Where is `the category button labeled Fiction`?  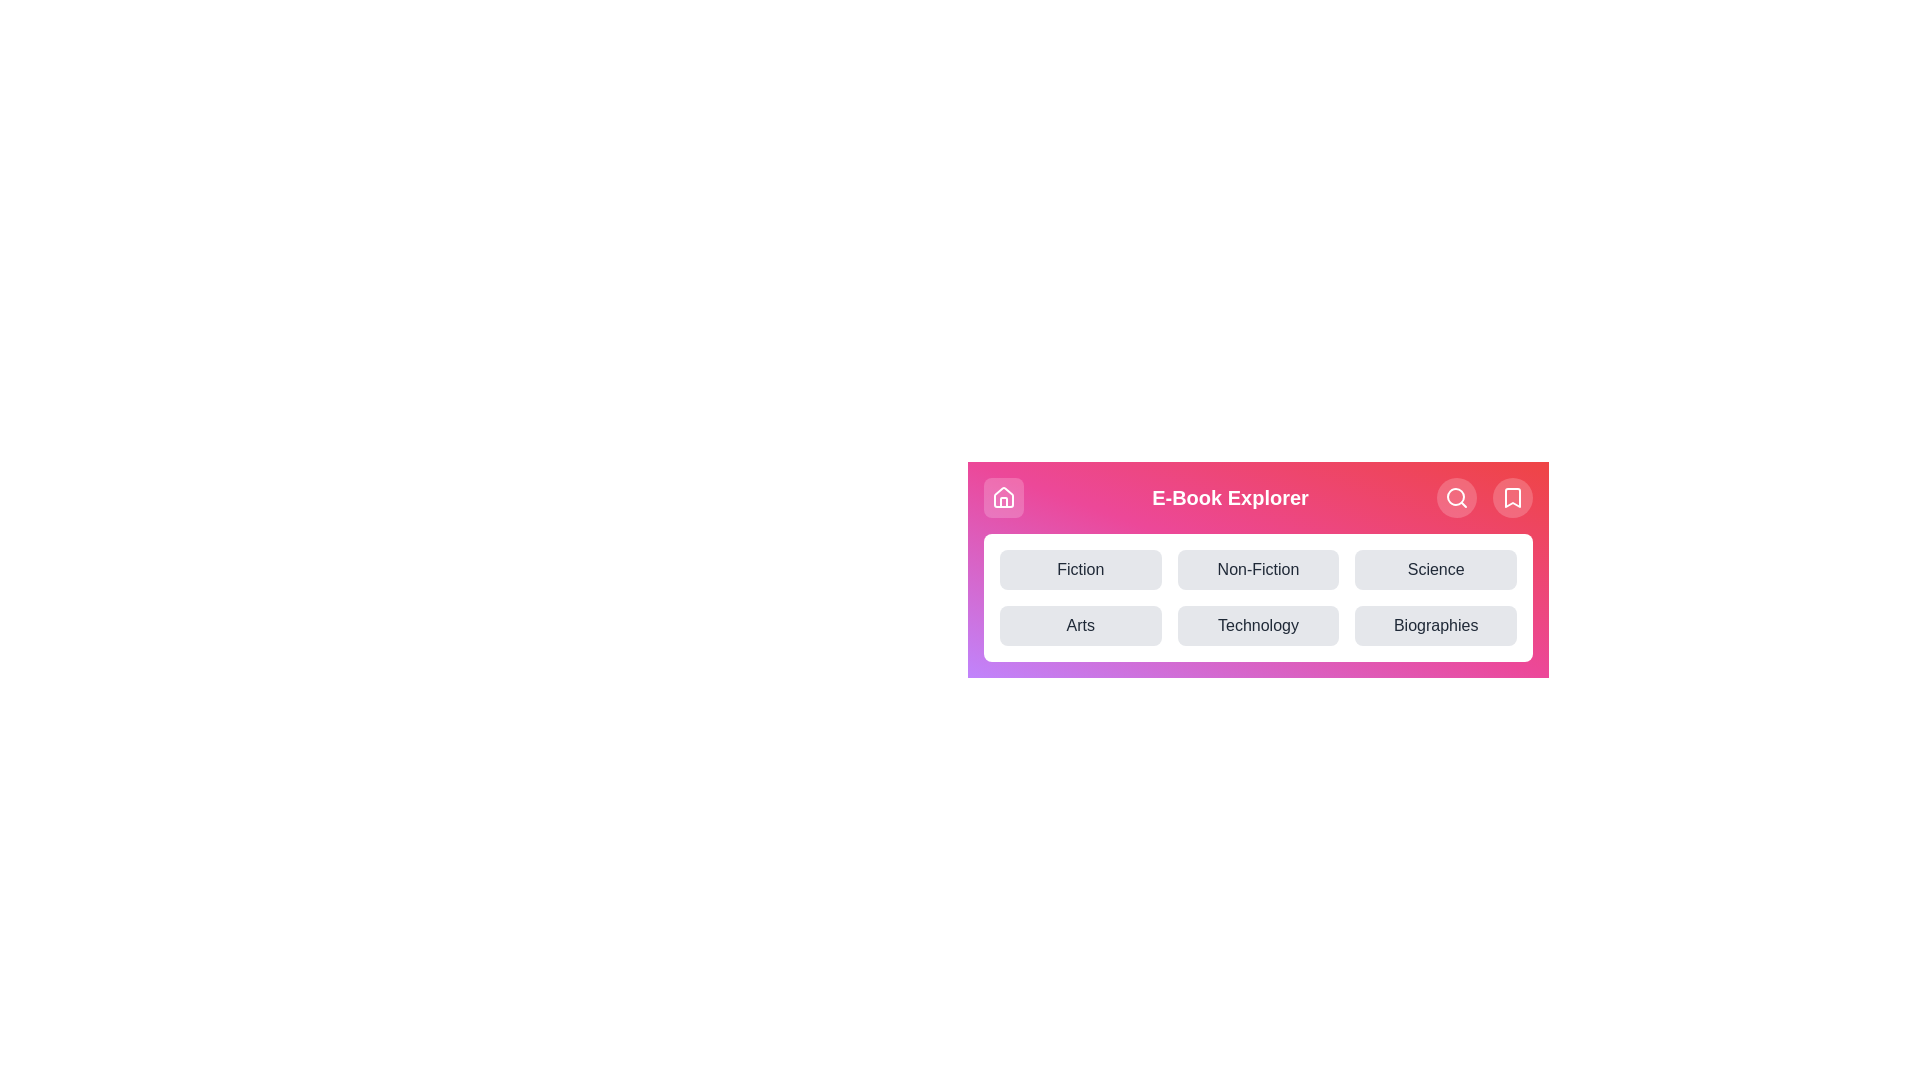
the category button labeled Fiction is located at coordinates (1079, 570).